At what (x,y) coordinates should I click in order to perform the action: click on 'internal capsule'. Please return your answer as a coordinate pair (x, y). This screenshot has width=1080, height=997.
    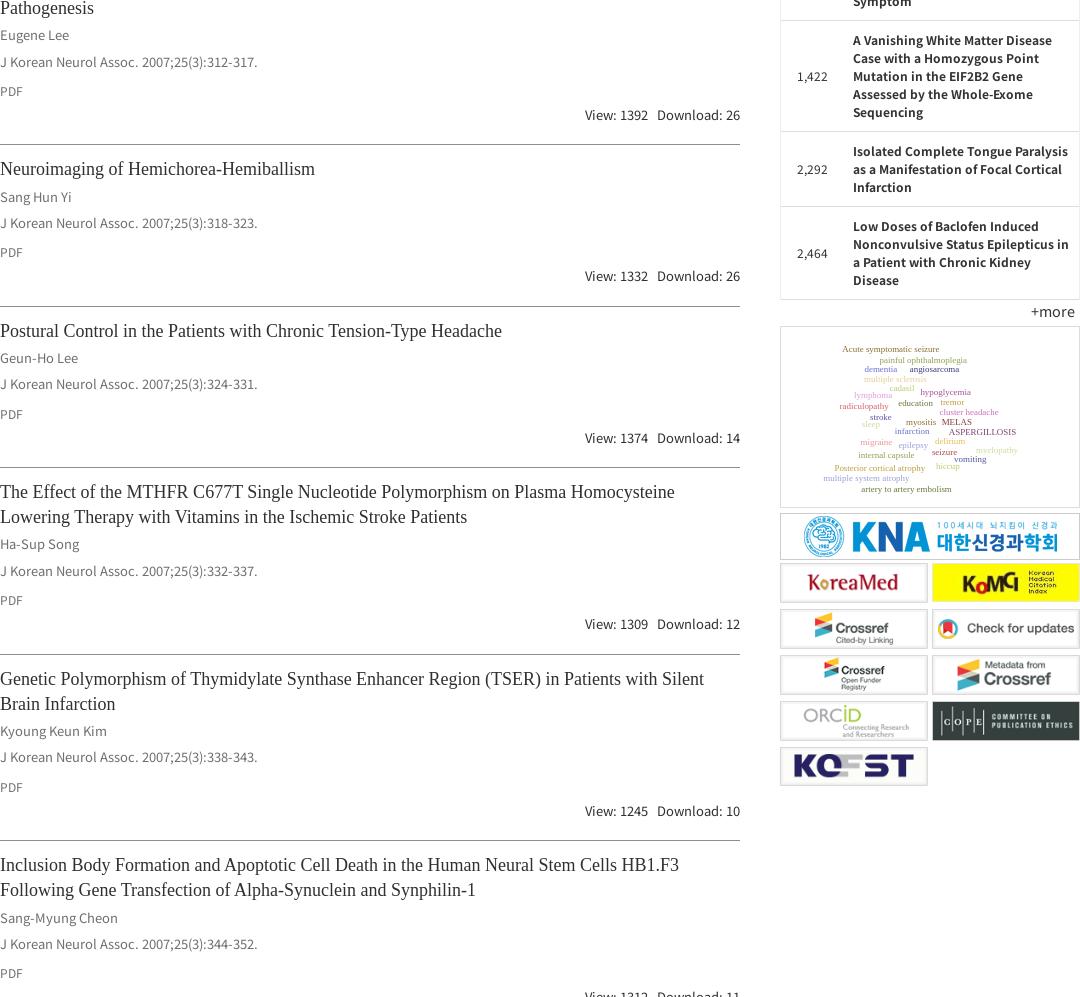
    Looking at the image, I should click on (866, 388).